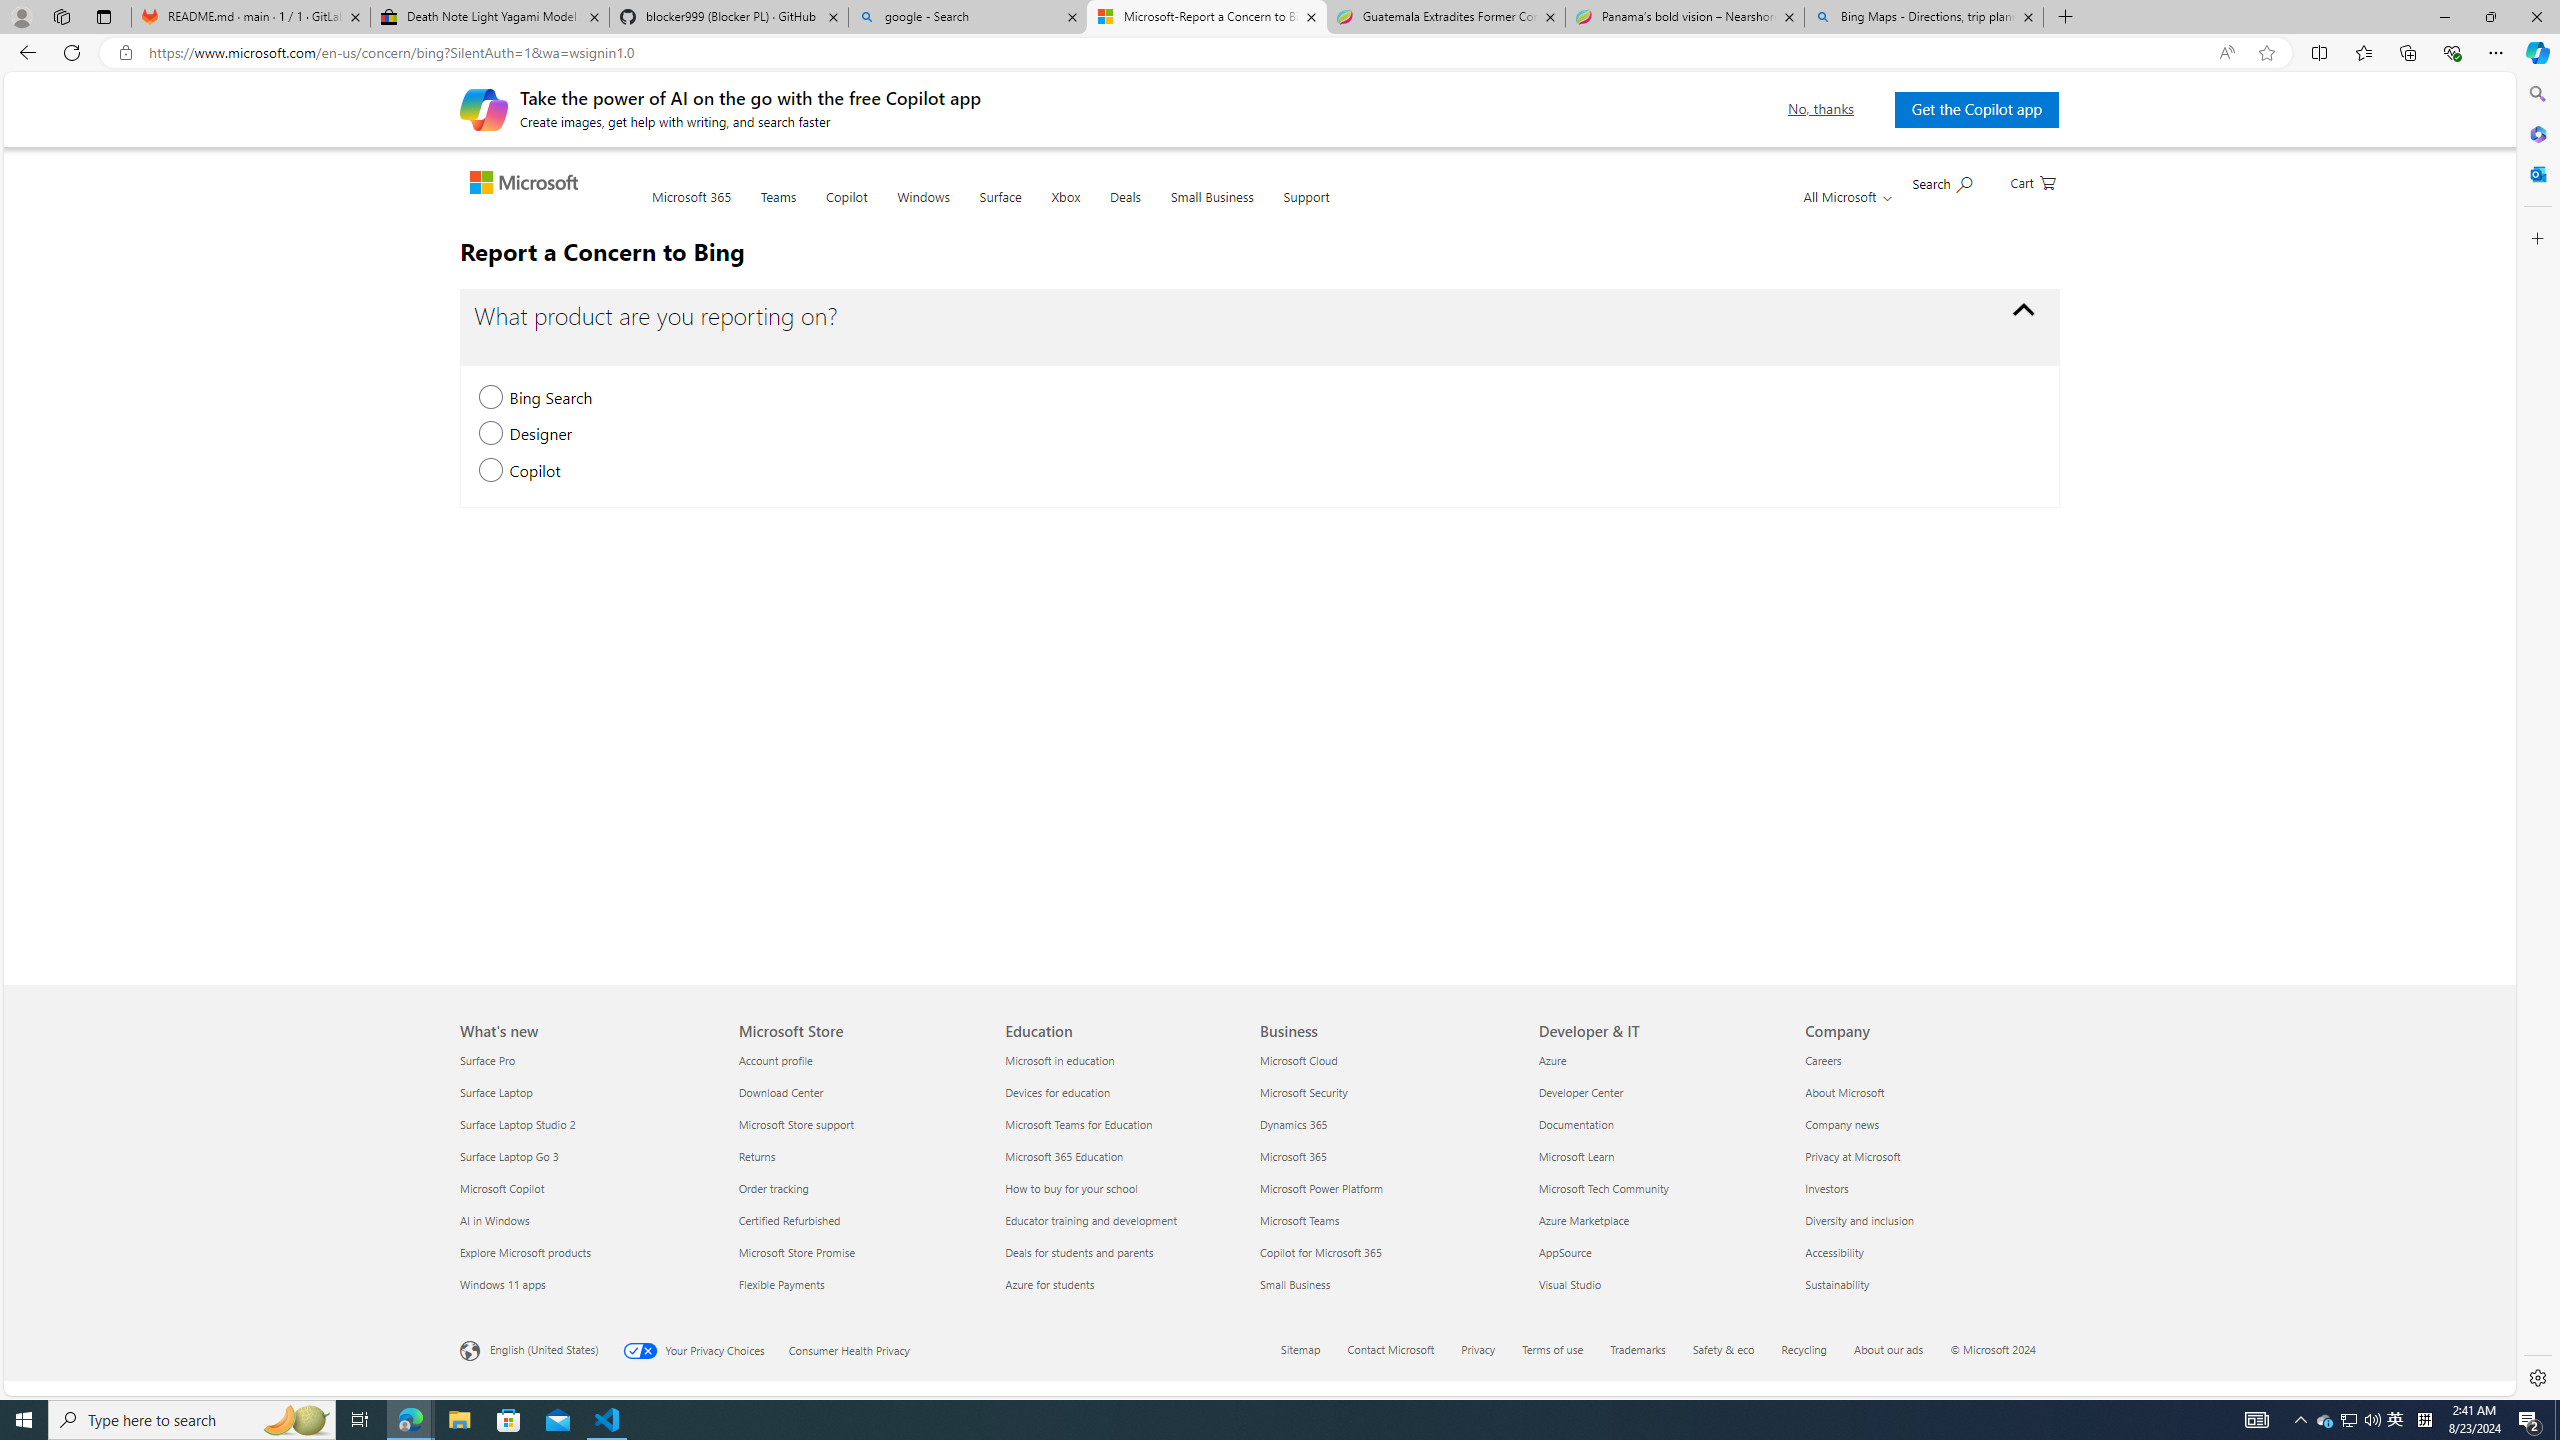 This screenshot has height=1440, width=2560. Describe the element at coordinates (1072, 1187) in the screenshot. I see `'How to buy for your school Education'` at that location.